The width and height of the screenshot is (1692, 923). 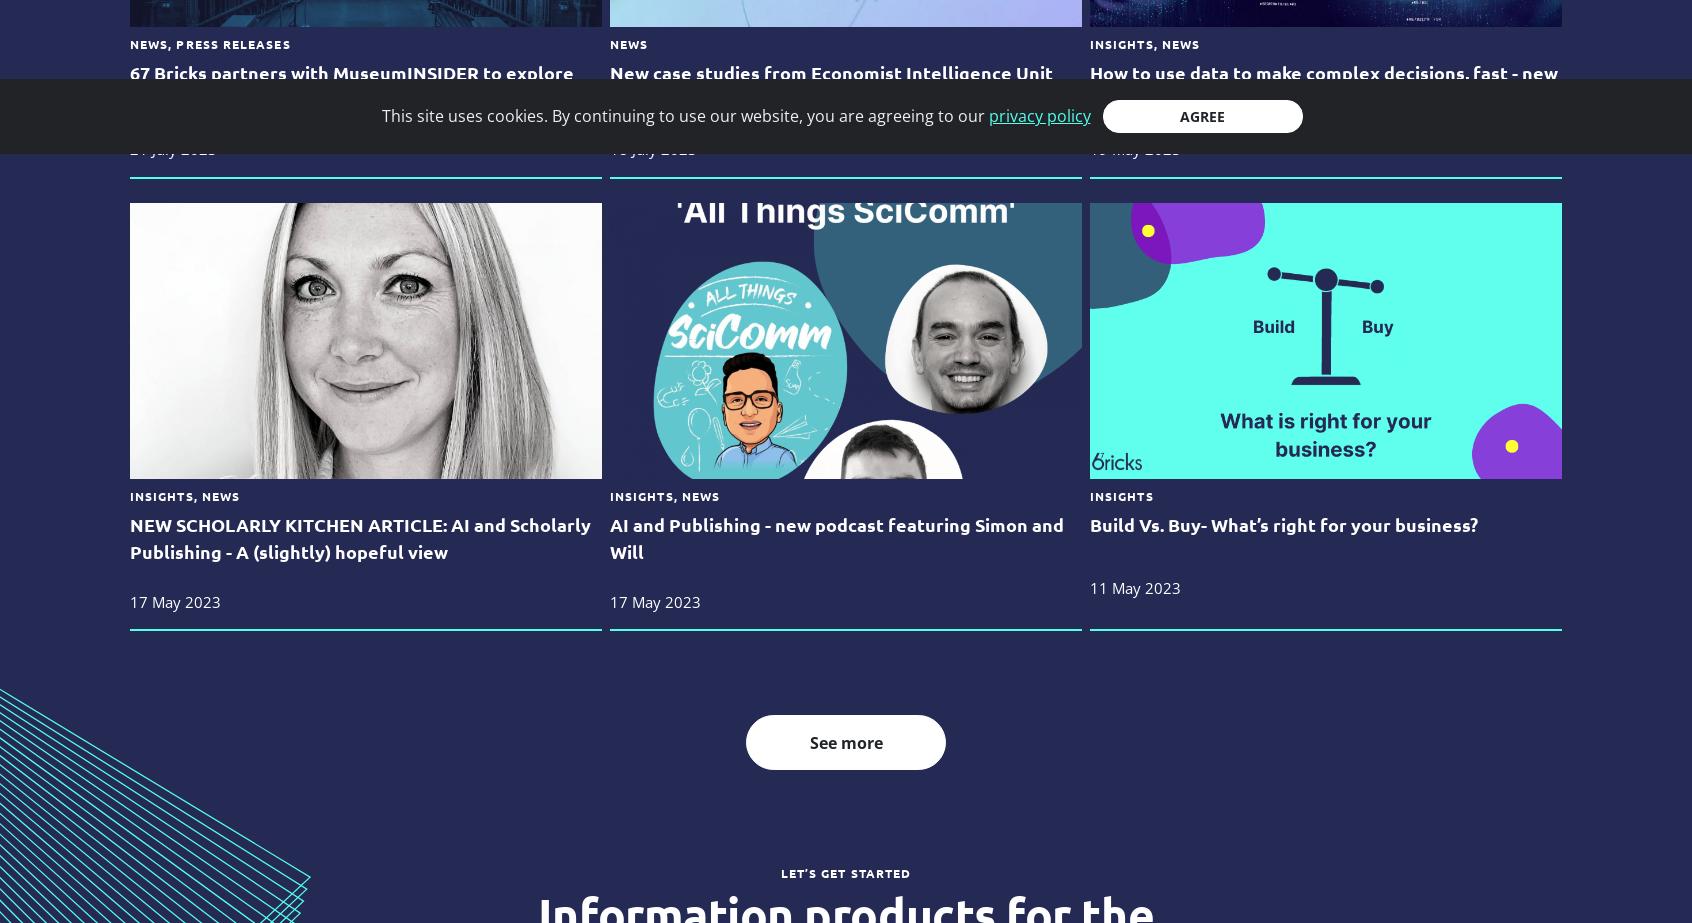 I want to click on 'News, Press Releases', so click(x=208, y=43).